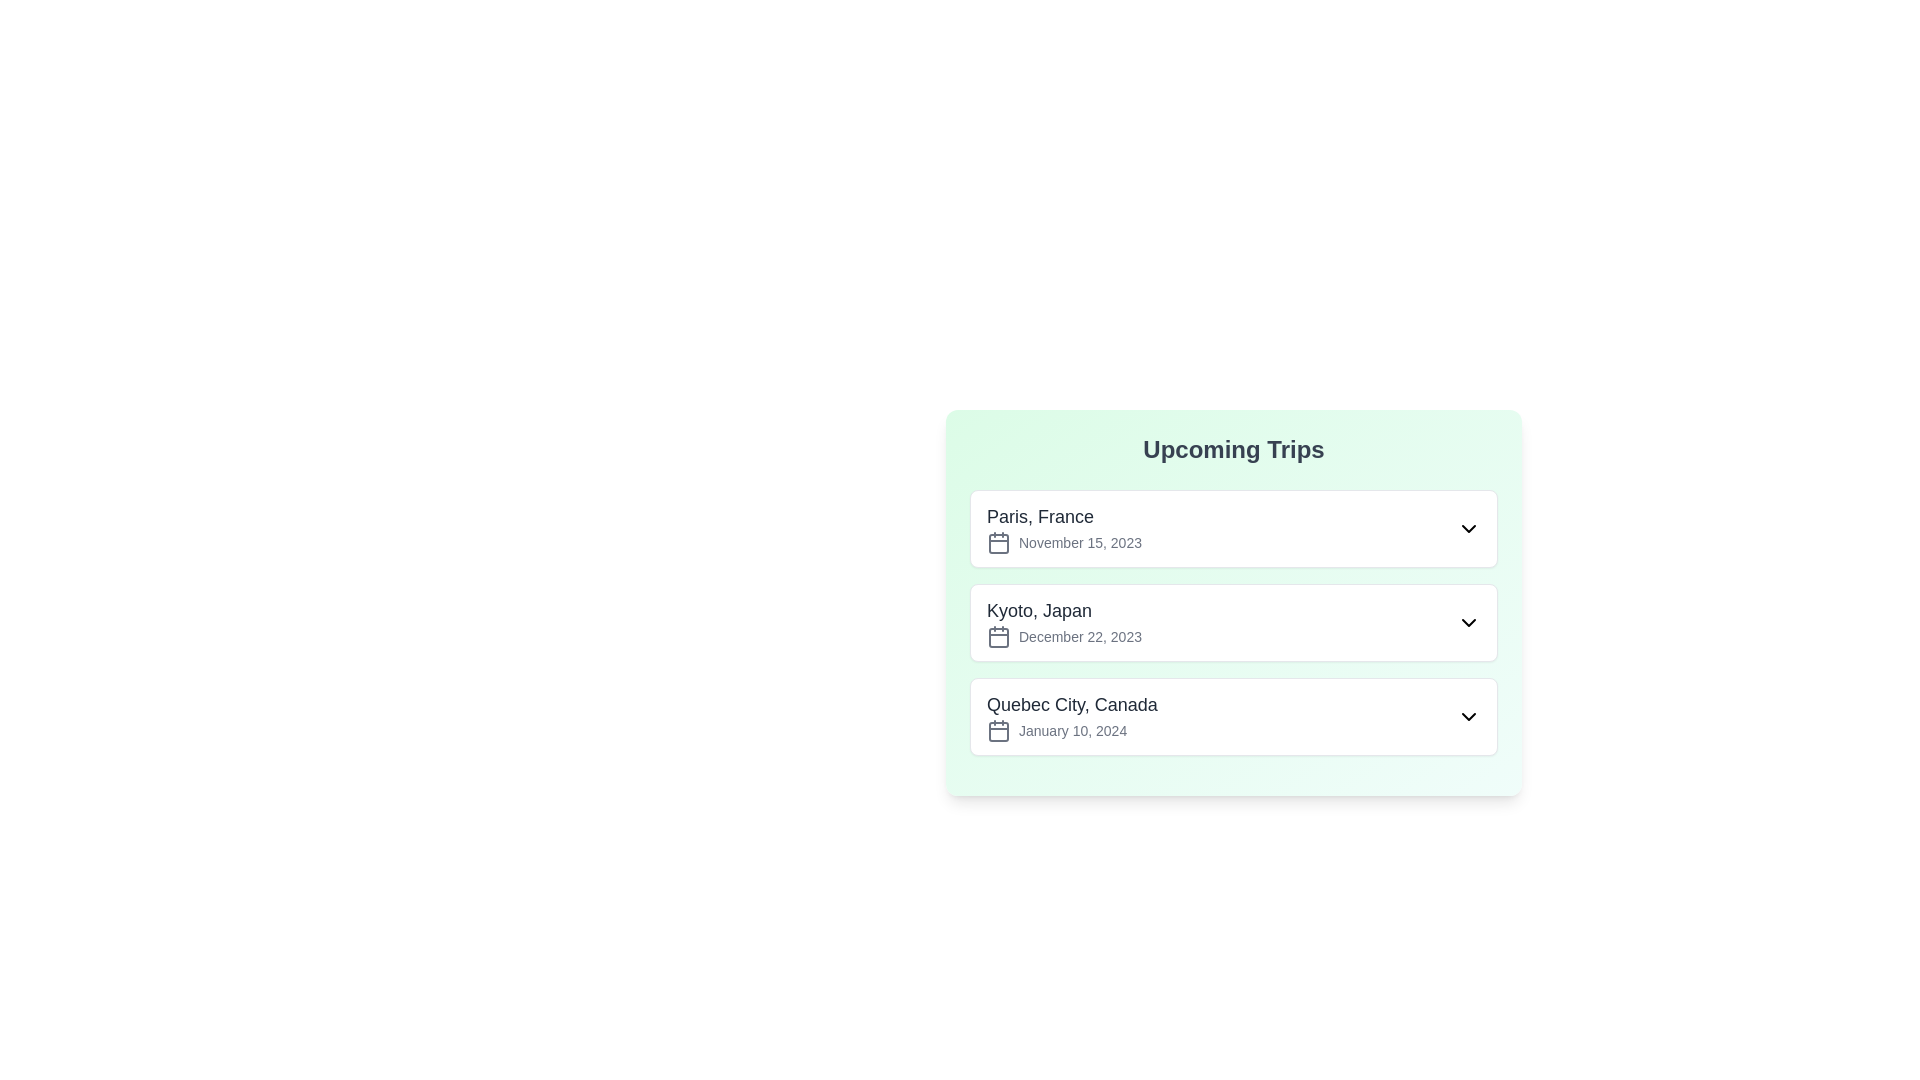 The width and height of the screenshot is (1920, 1080). Describe the element at coordinates (1063, 527) in the screenshot. I see `static text label displaying information about the scheduled trip to Paris, France, on November 15, 2023, which is the first item under 'Upcoming Trips'` at that location.